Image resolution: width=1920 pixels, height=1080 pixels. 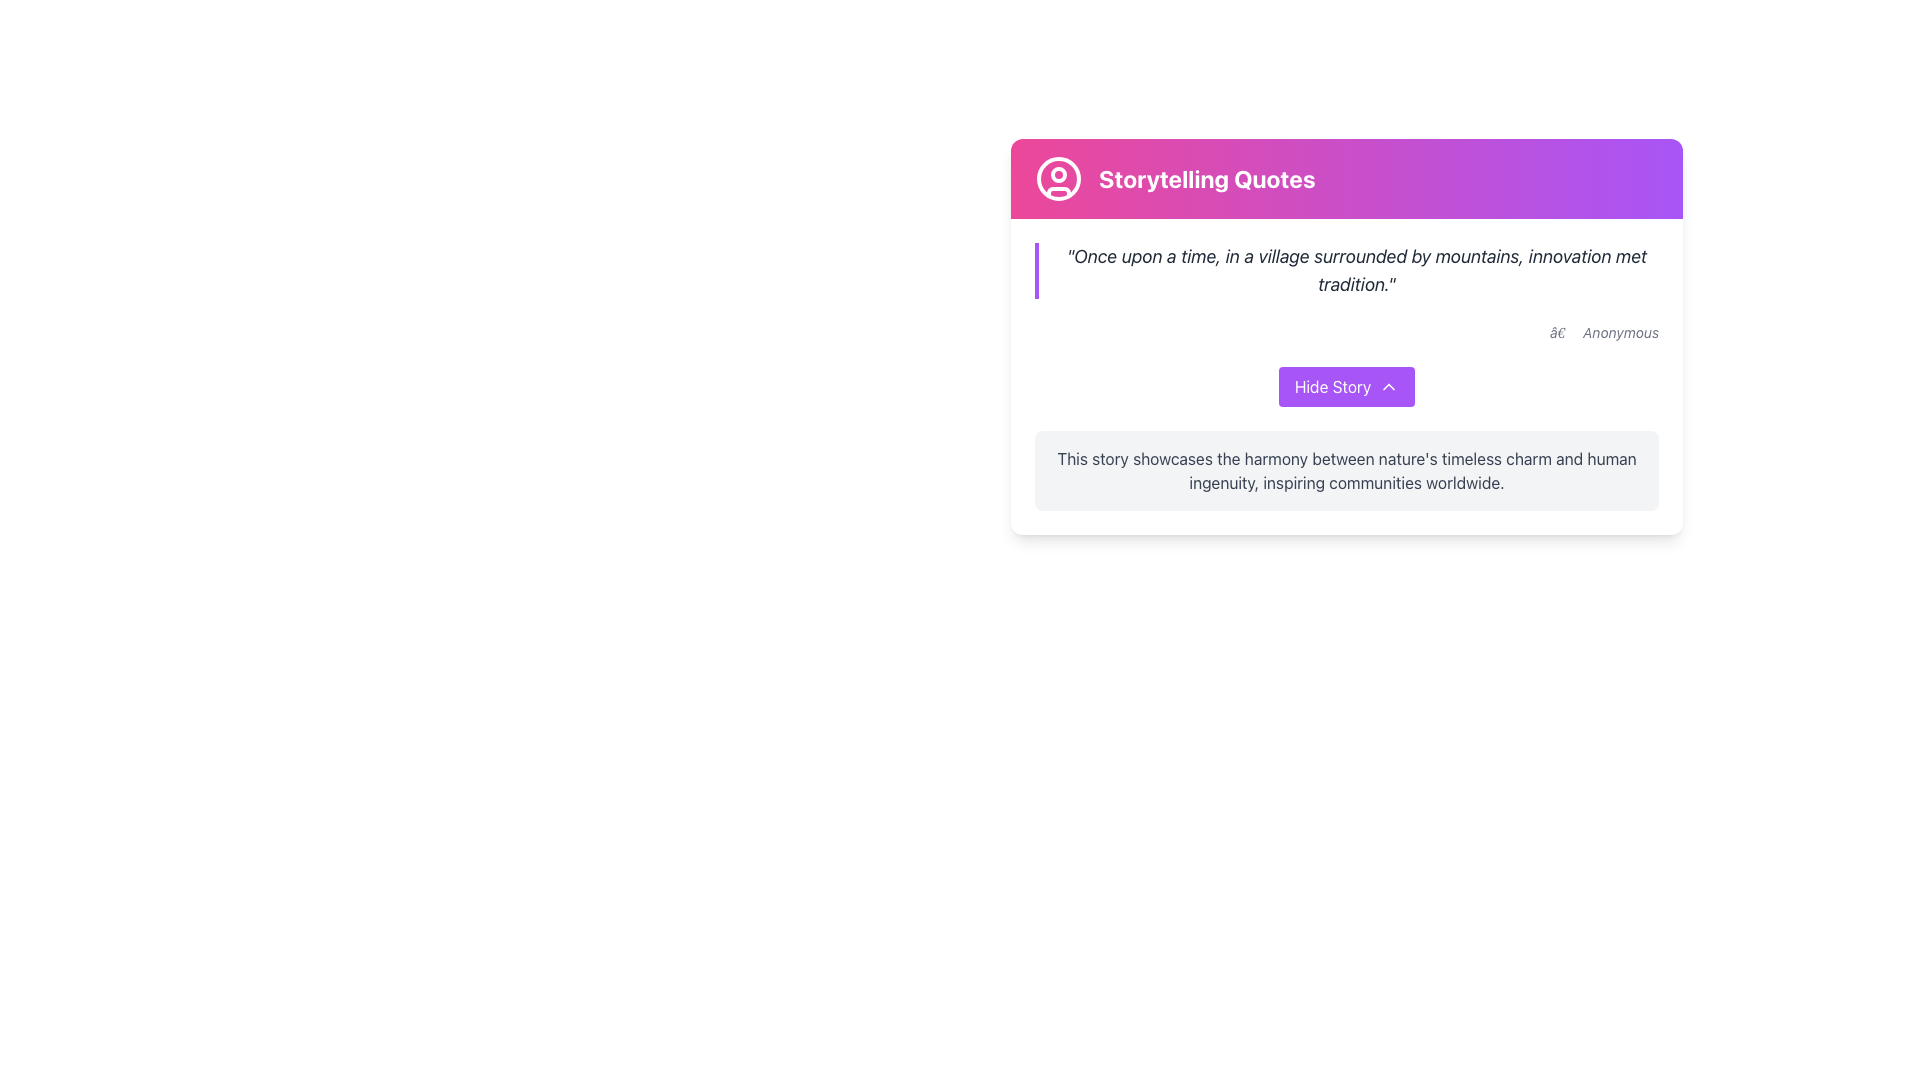 What do you see at coordinates (1347, 470) in the screenshot?
I see `the text block containing 'This story showcases the harmony between nature's timeless charm and human ingenuity, inspiring communities worldwide.' which is styled in gray font within a light gray rounded rectangular background` at bounding box center [1347, 470].